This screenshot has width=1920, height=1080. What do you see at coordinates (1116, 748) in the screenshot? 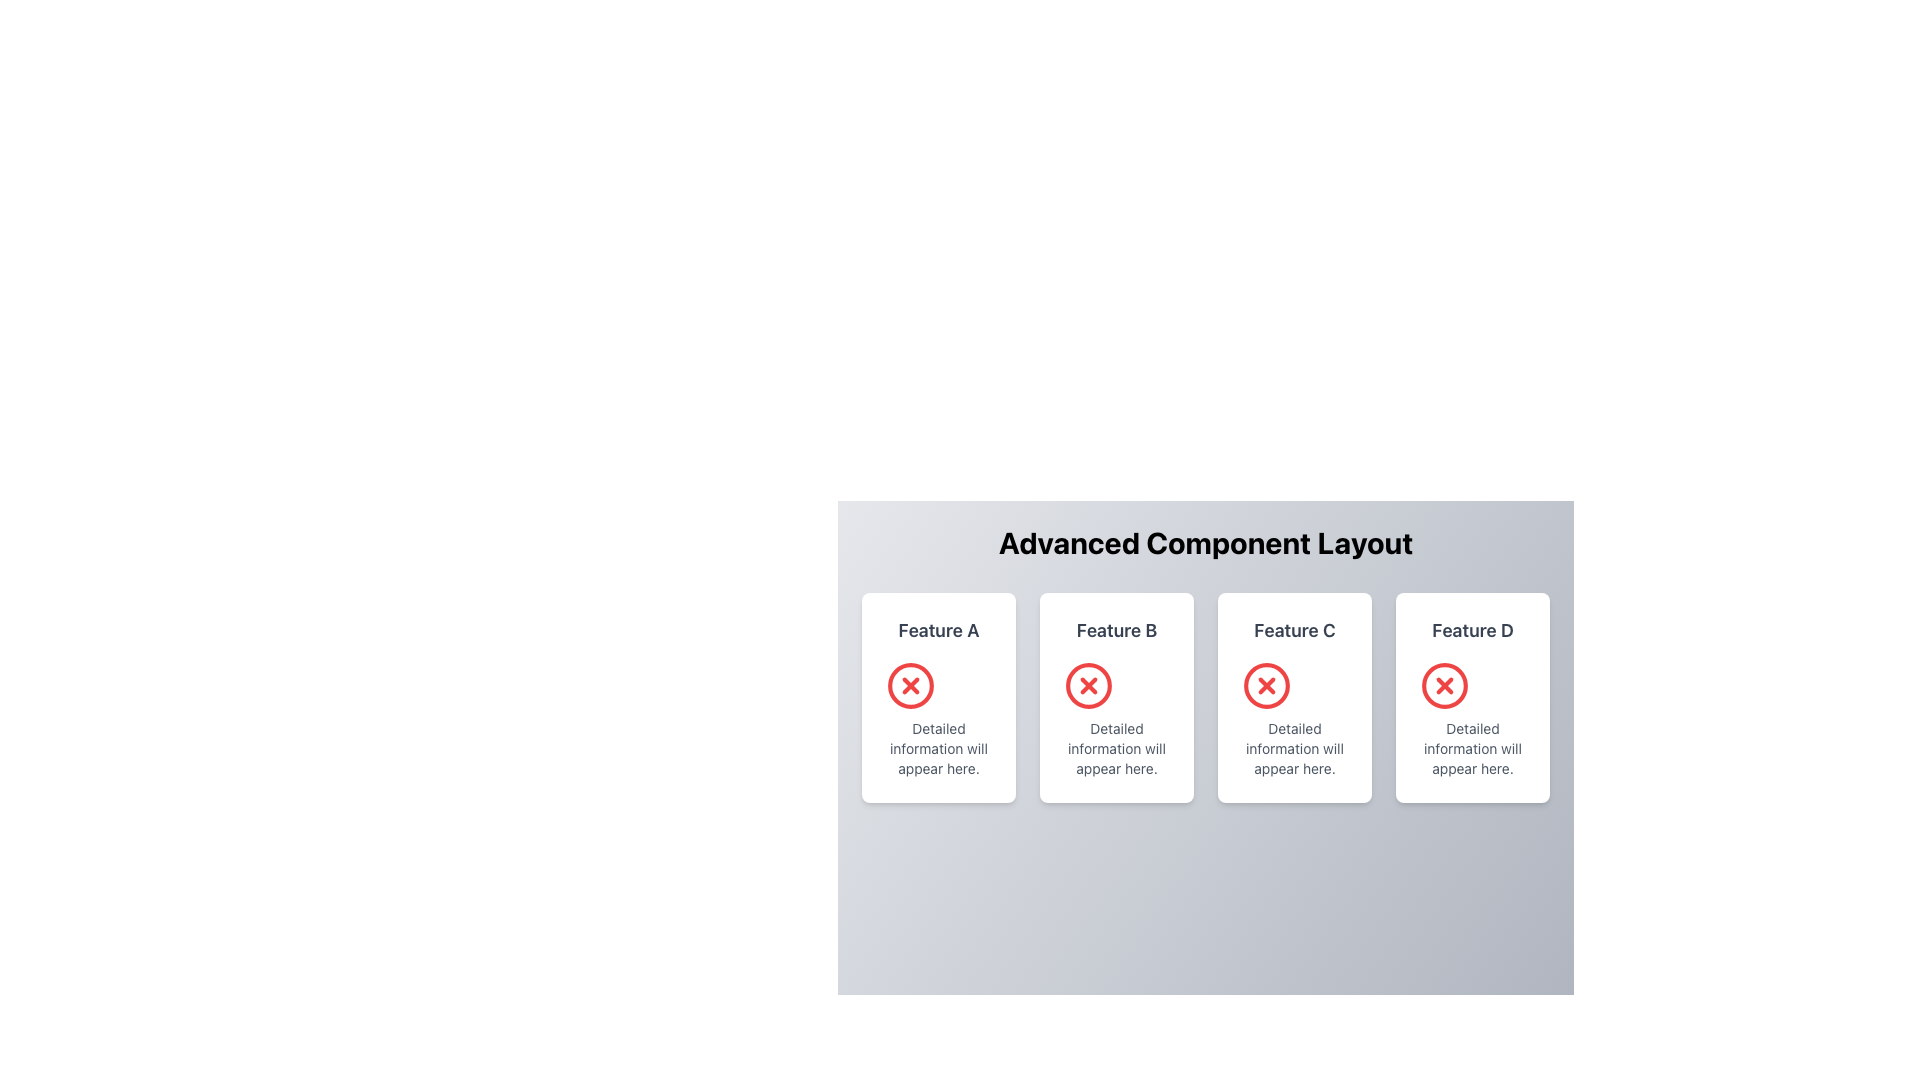
I see `text located at the bottom of the second card (Feature B) in a horizontally aligned grid, below the text 'Feature B' and a circular icon` at bounding box center [1116, 748].